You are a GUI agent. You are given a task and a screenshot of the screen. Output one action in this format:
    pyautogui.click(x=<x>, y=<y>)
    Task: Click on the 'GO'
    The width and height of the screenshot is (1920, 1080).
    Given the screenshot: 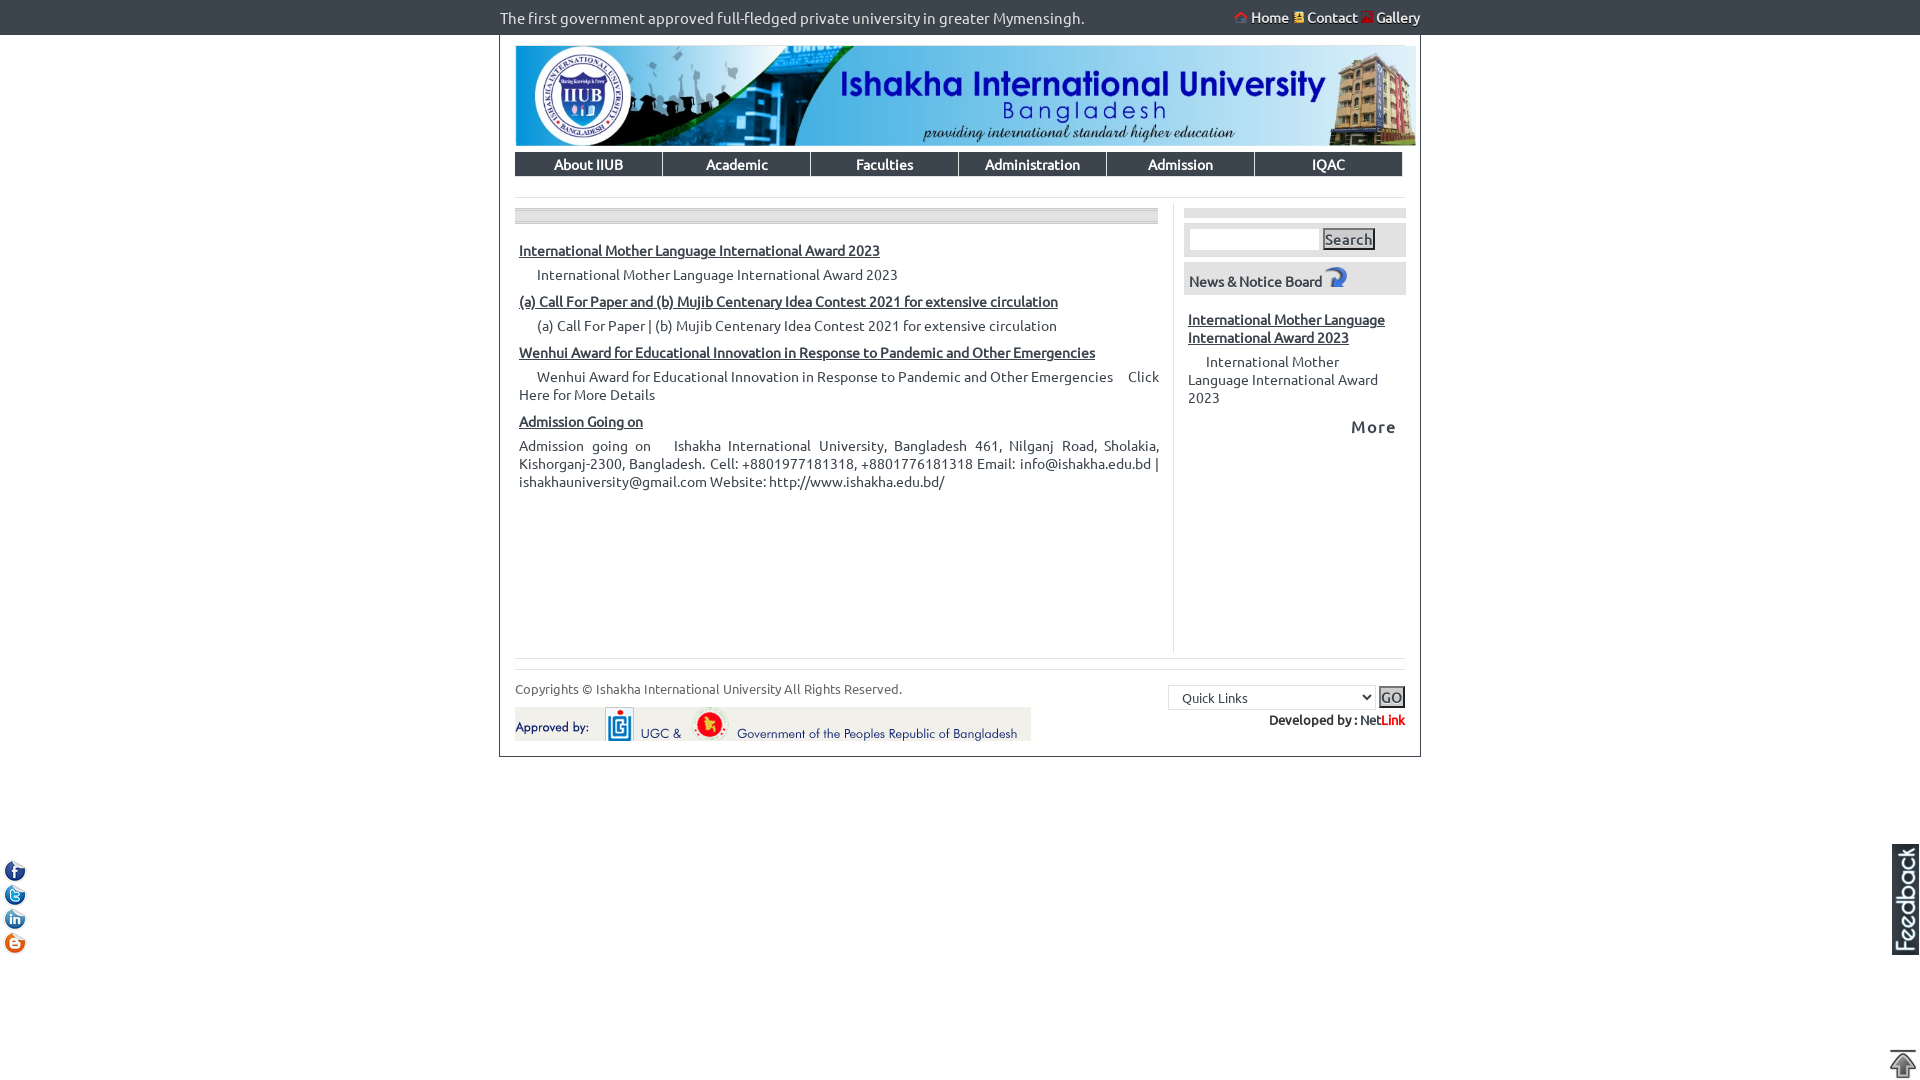 What is the action you would take?
    pyautogui.click(x=1391, y=696)
    